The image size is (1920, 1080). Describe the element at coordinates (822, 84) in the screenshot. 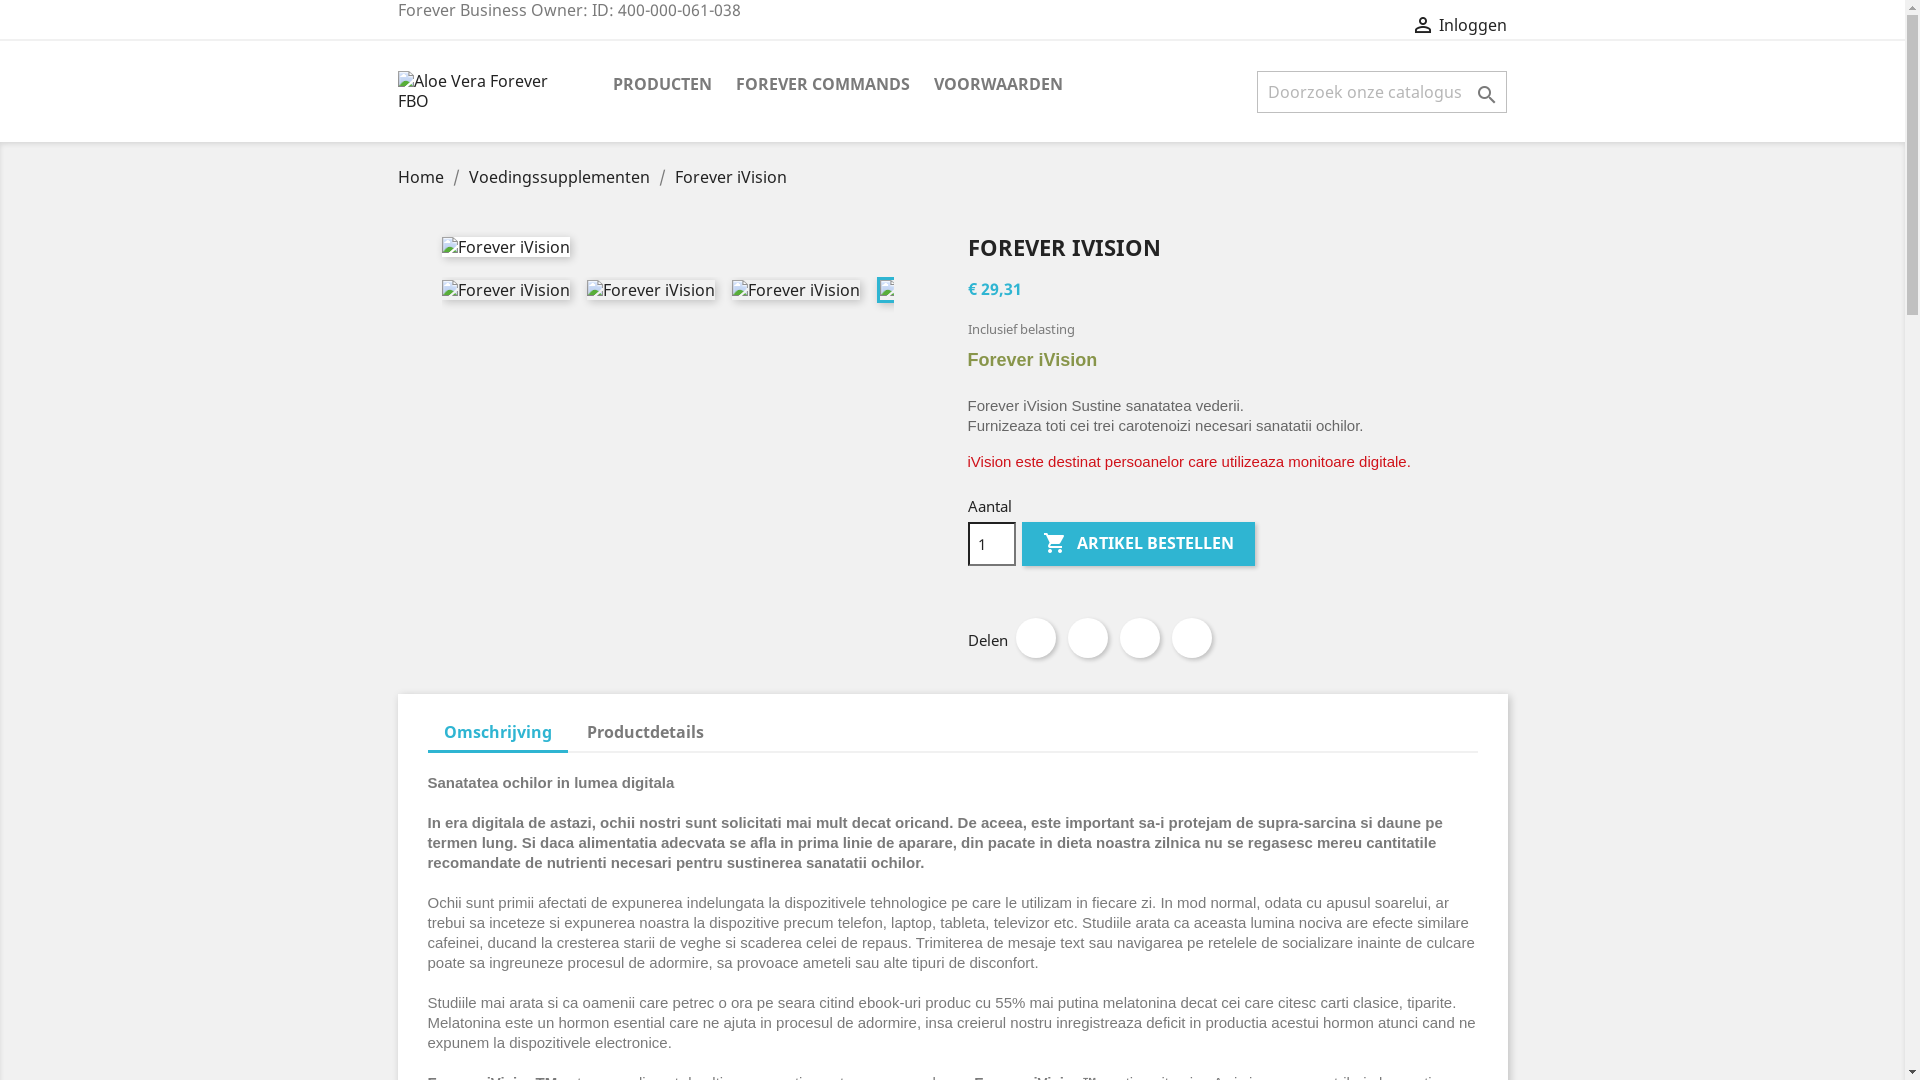

I see `'FOREVER COMMANDS'` at that location.